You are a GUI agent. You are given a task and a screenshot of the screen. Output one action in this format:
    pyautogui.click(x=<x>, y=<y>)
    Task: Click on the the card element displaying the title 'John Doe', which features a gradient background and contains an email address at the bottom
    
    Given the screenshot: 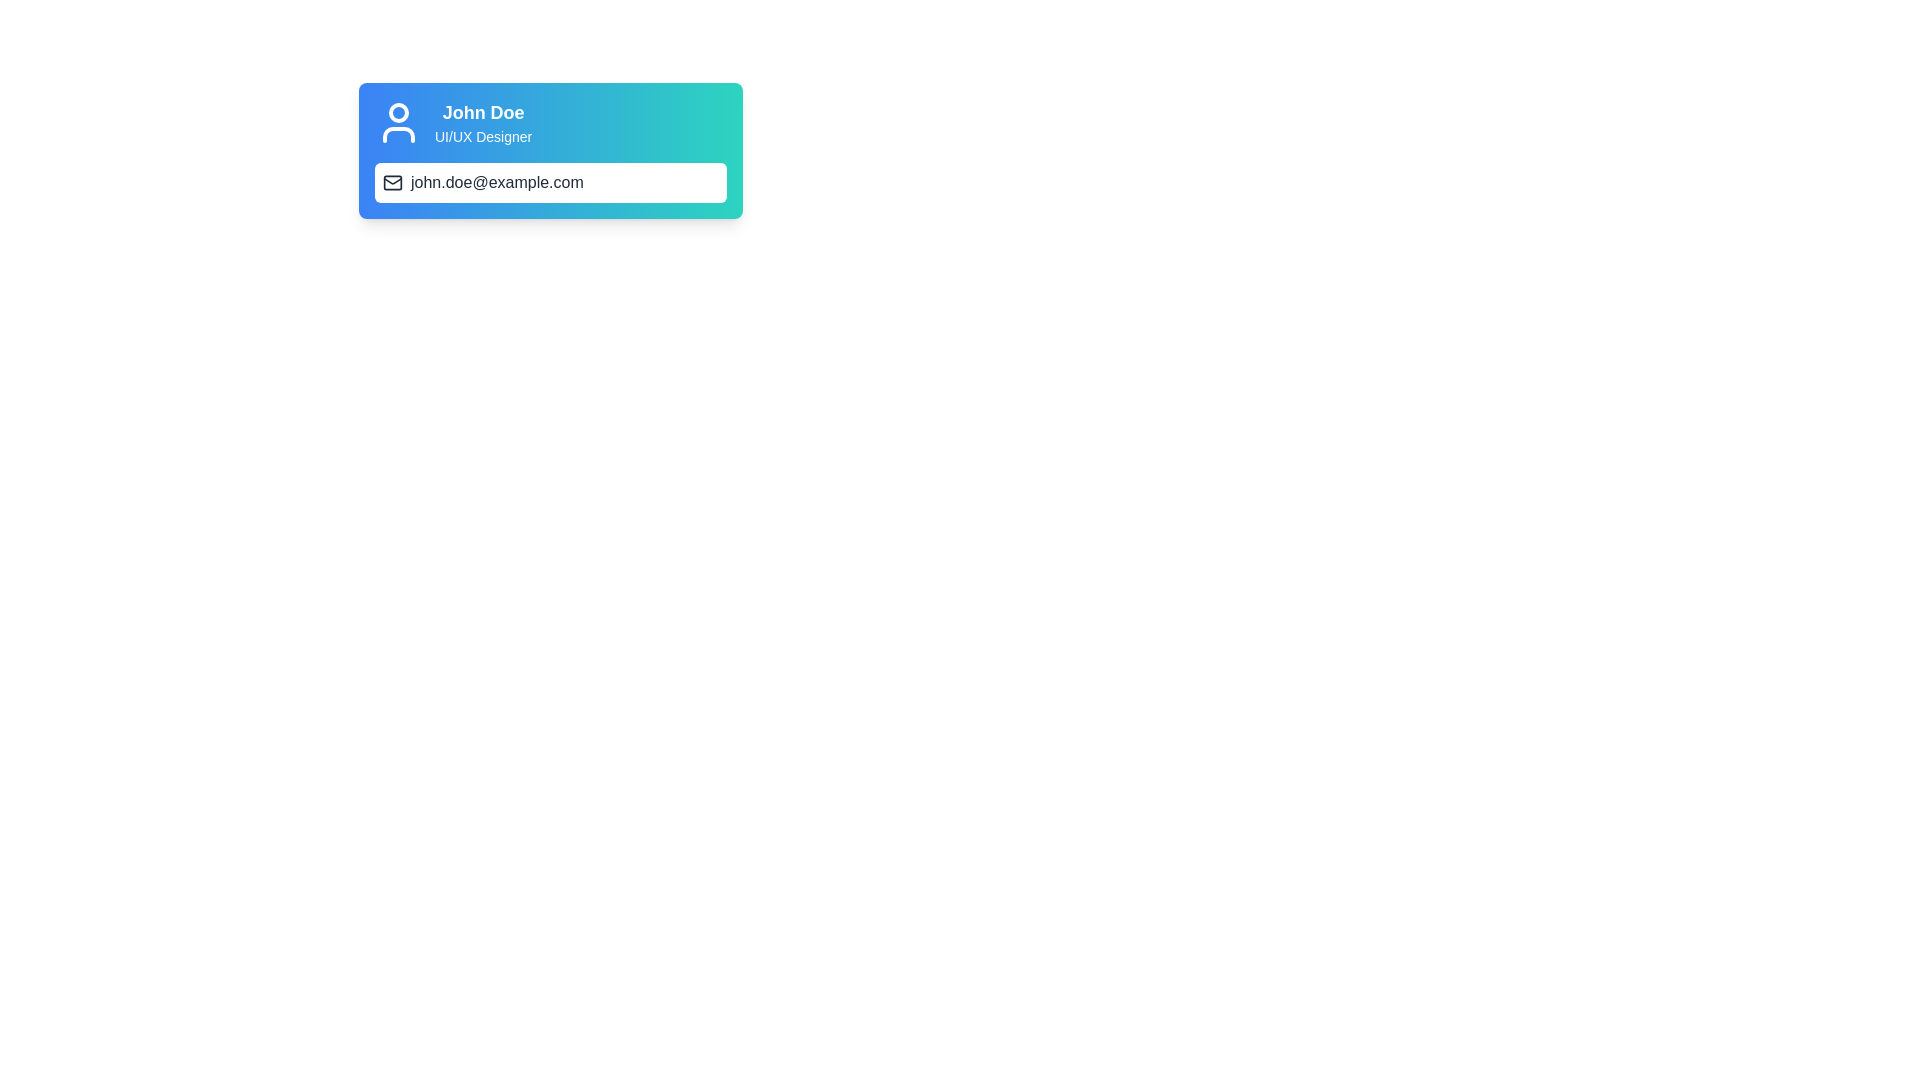 What is the action you would take?
    pyautogui.click(x=551, y=149)
    